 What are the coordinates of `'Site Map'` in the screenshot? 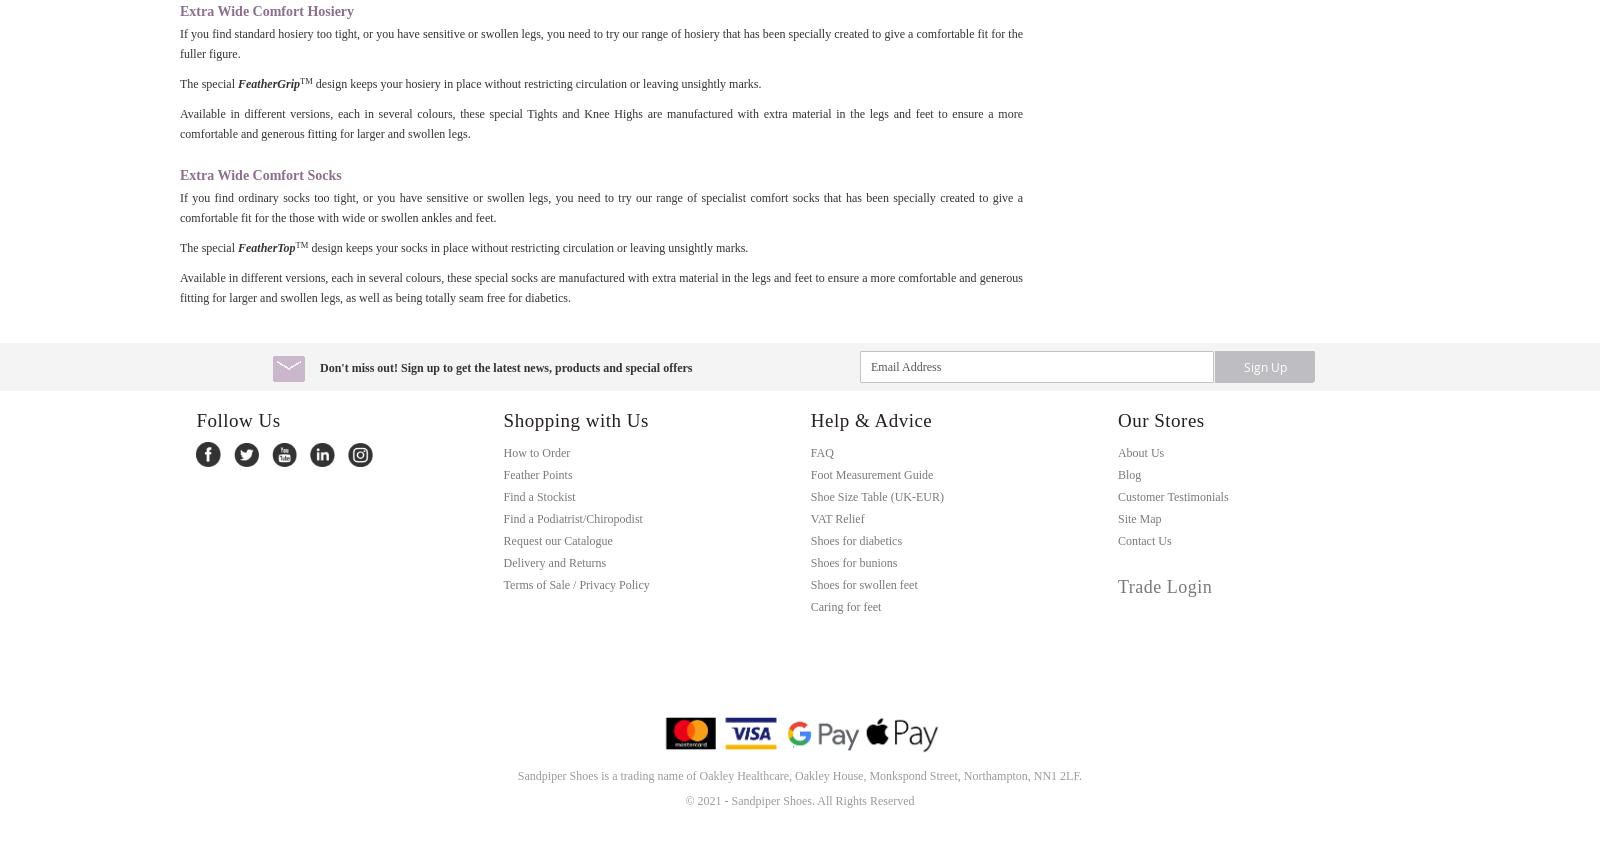 It's located at (1139, 518).